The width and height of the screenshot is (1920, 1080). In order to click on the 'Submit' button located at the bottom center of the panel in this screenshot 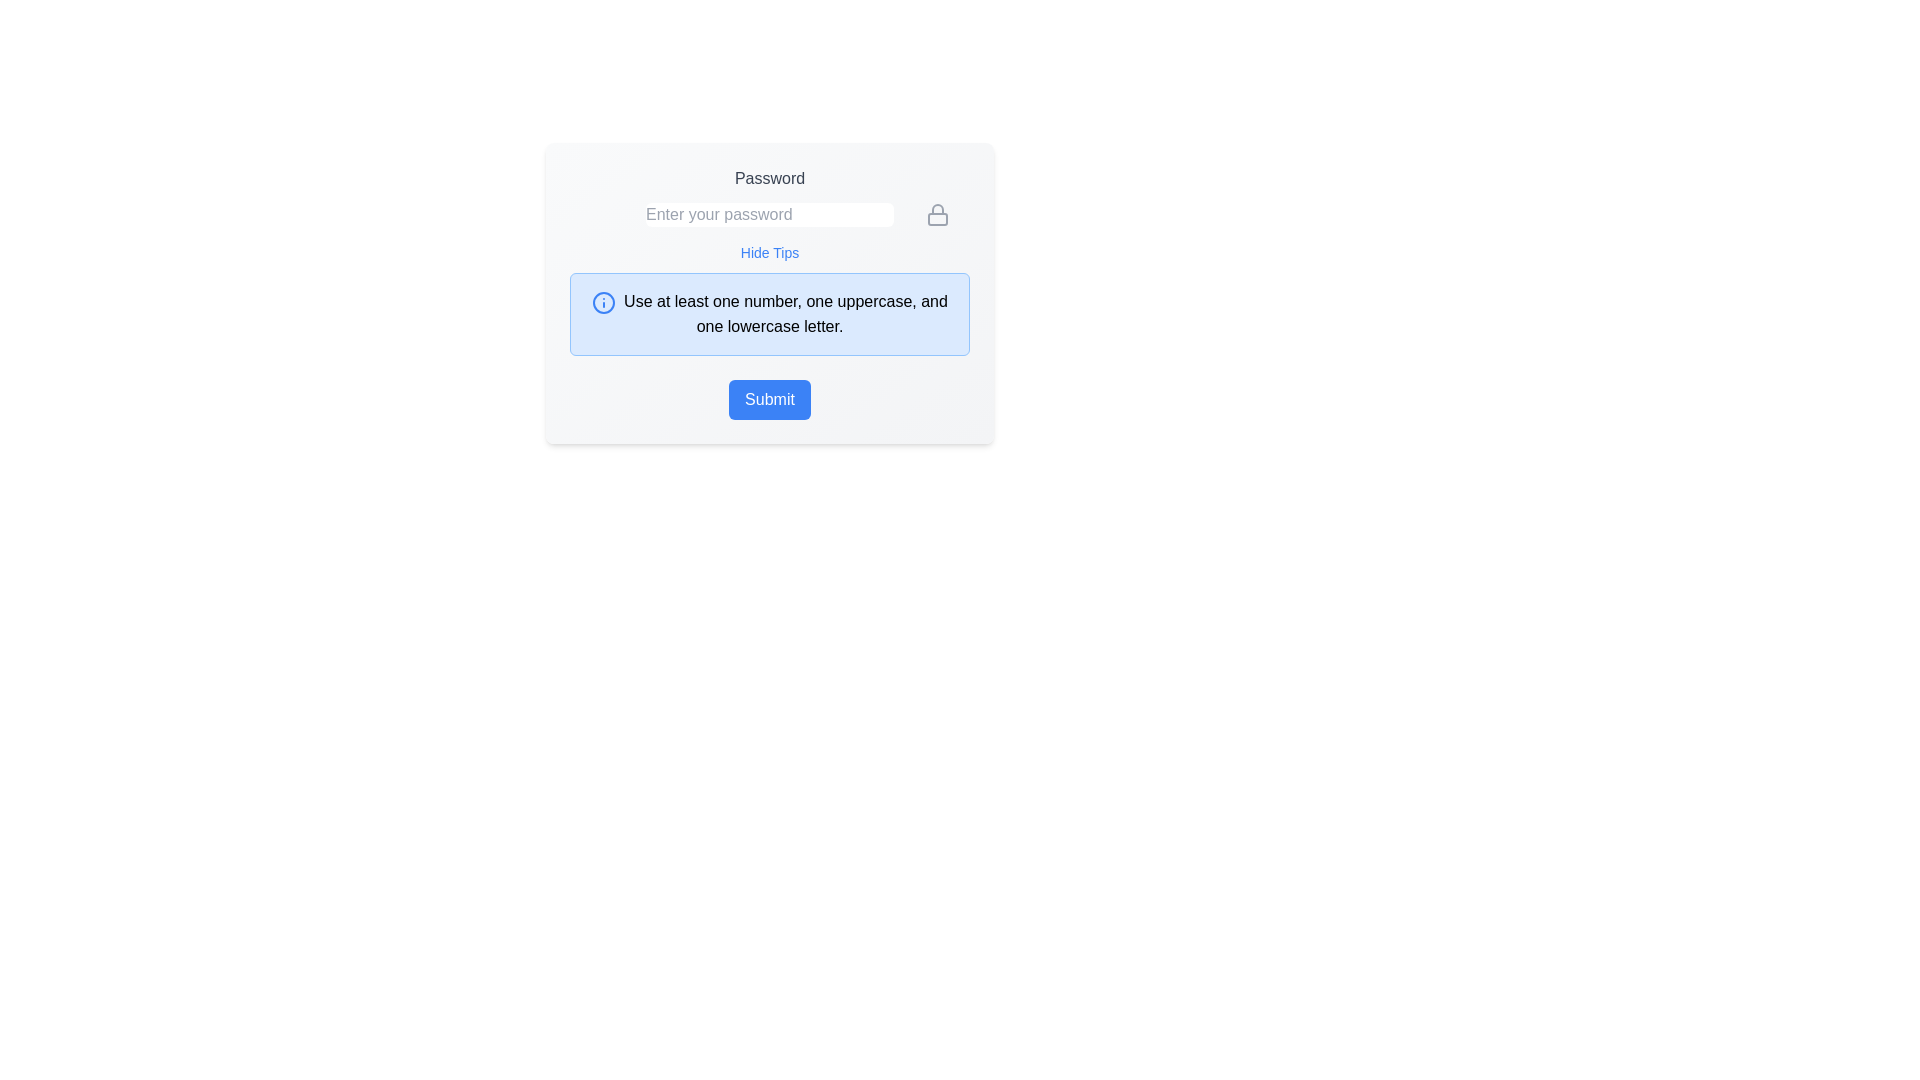, I will do `click(768, 399)`.